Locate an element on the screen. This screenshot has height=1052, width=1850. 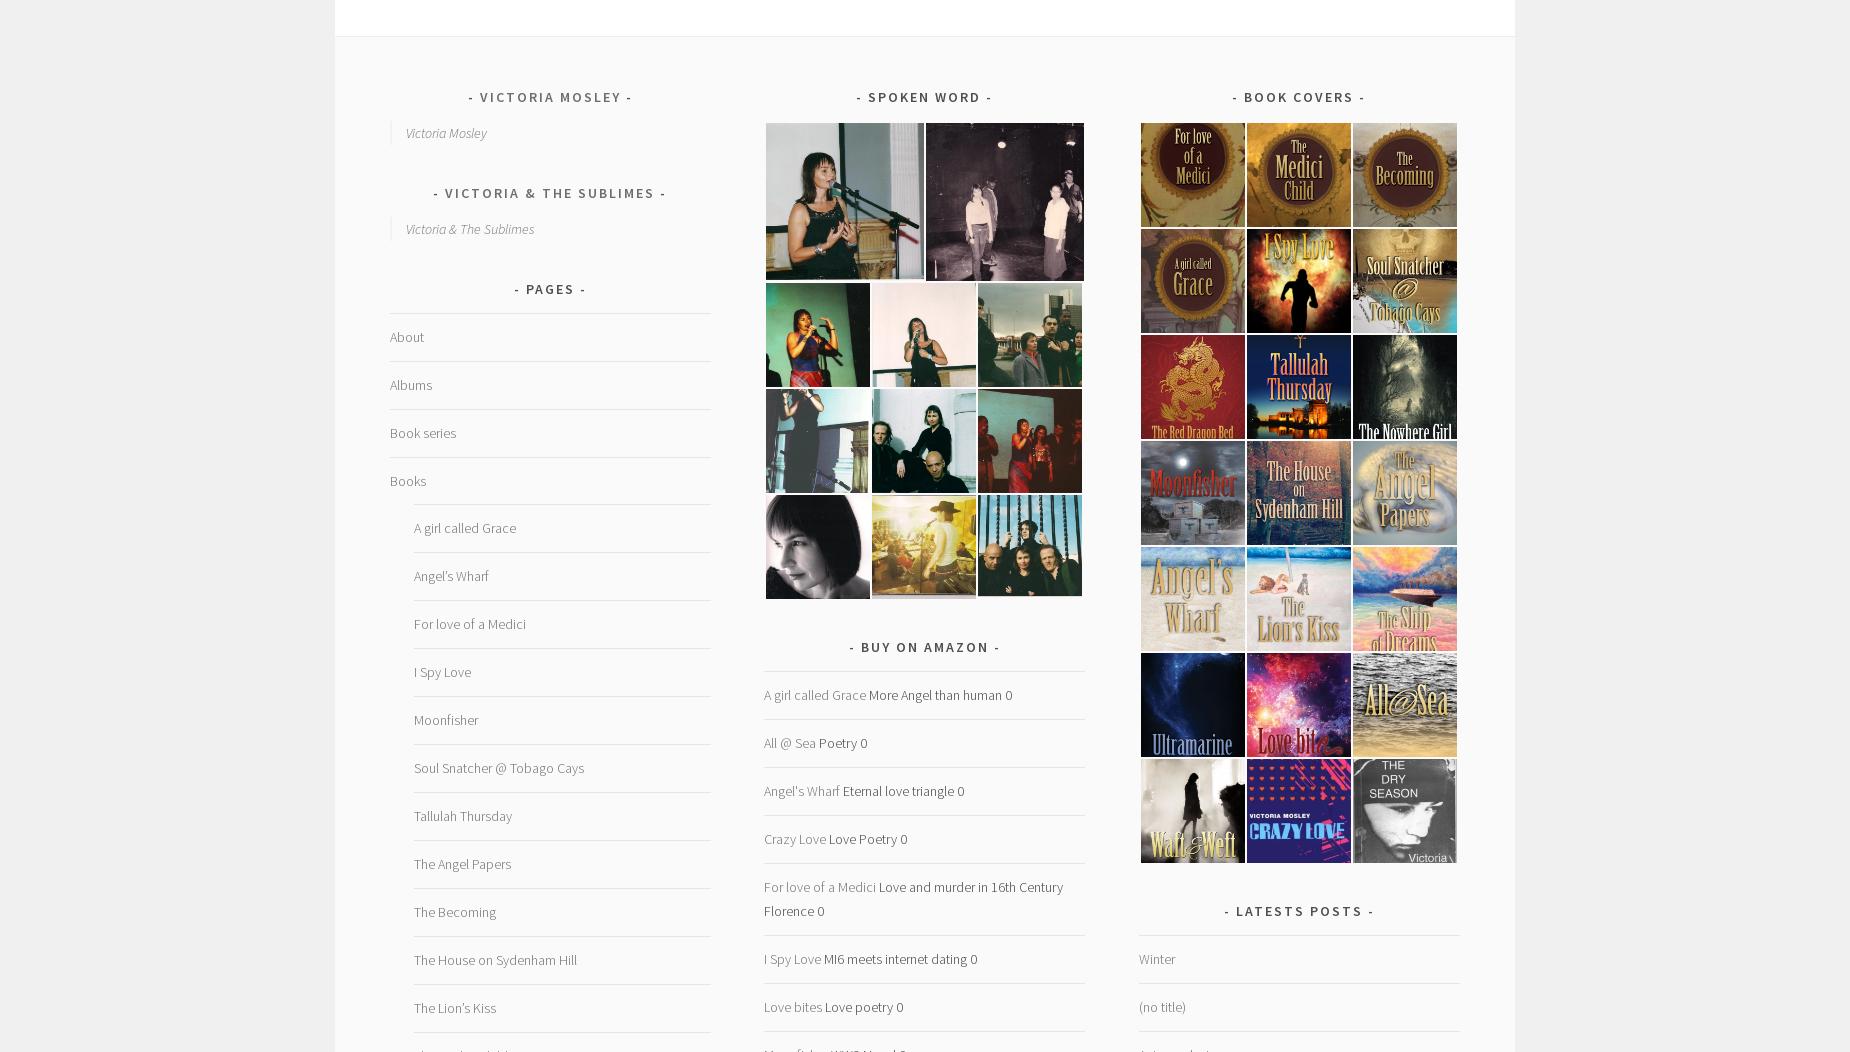
'Albums' is located at coordinates (408, 385).